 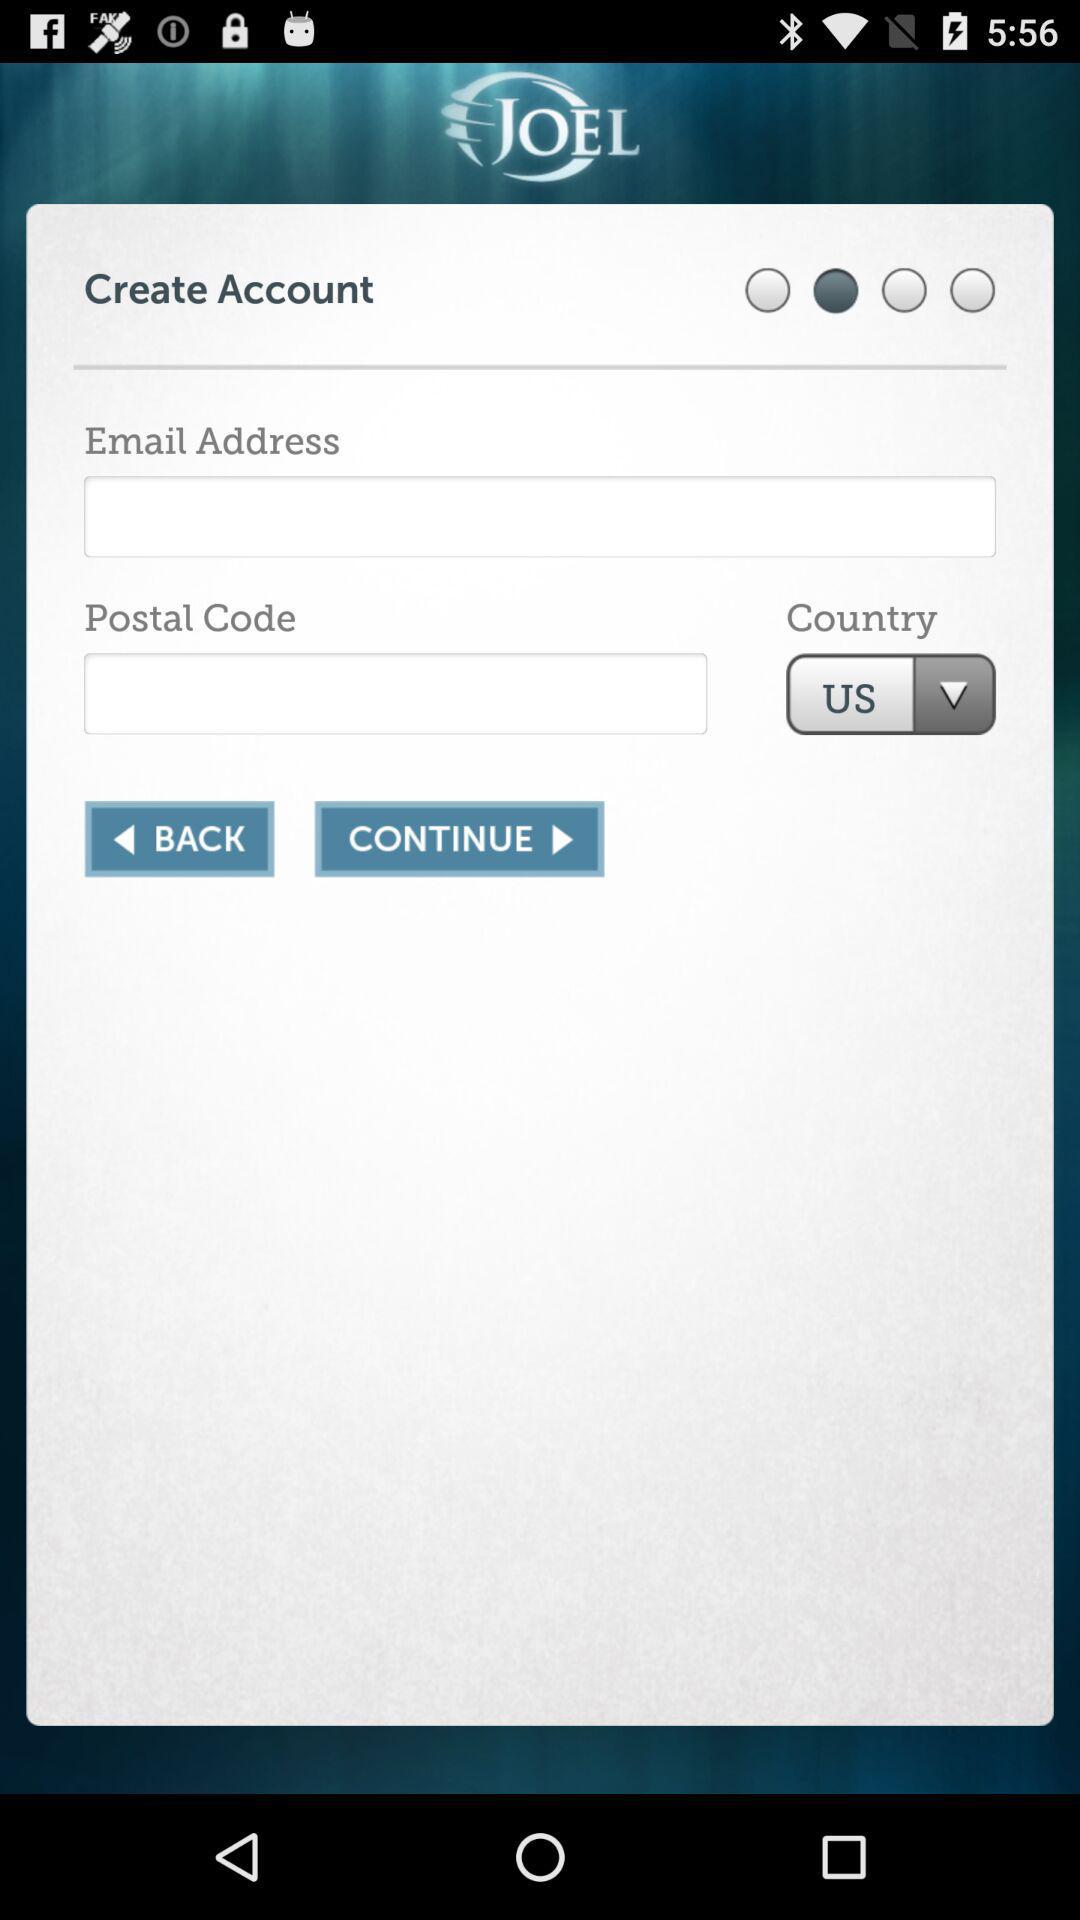 What do you see at coordinates (540, 516) in the screenshot?
I see `your email` at bounding box center [540, 516].